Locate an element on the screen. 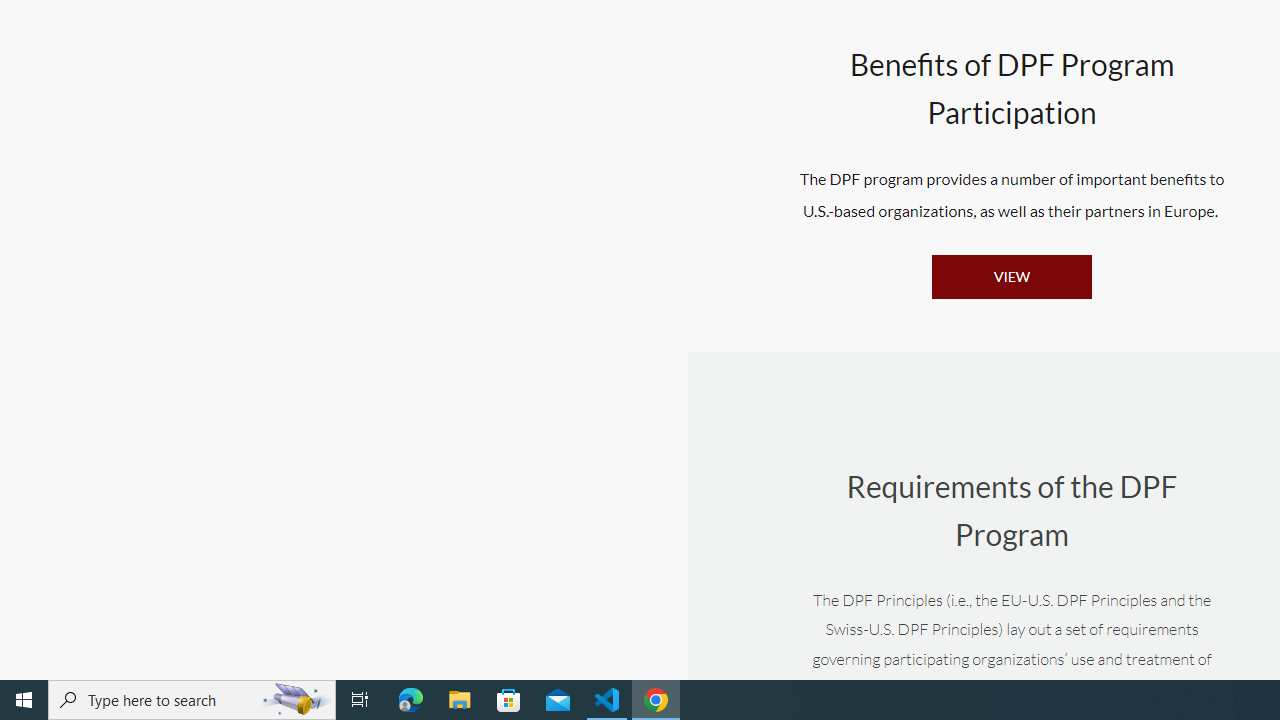 This screenshot has height=720, width=1280. 'VIEW' is located at coordinates (1011, 276).